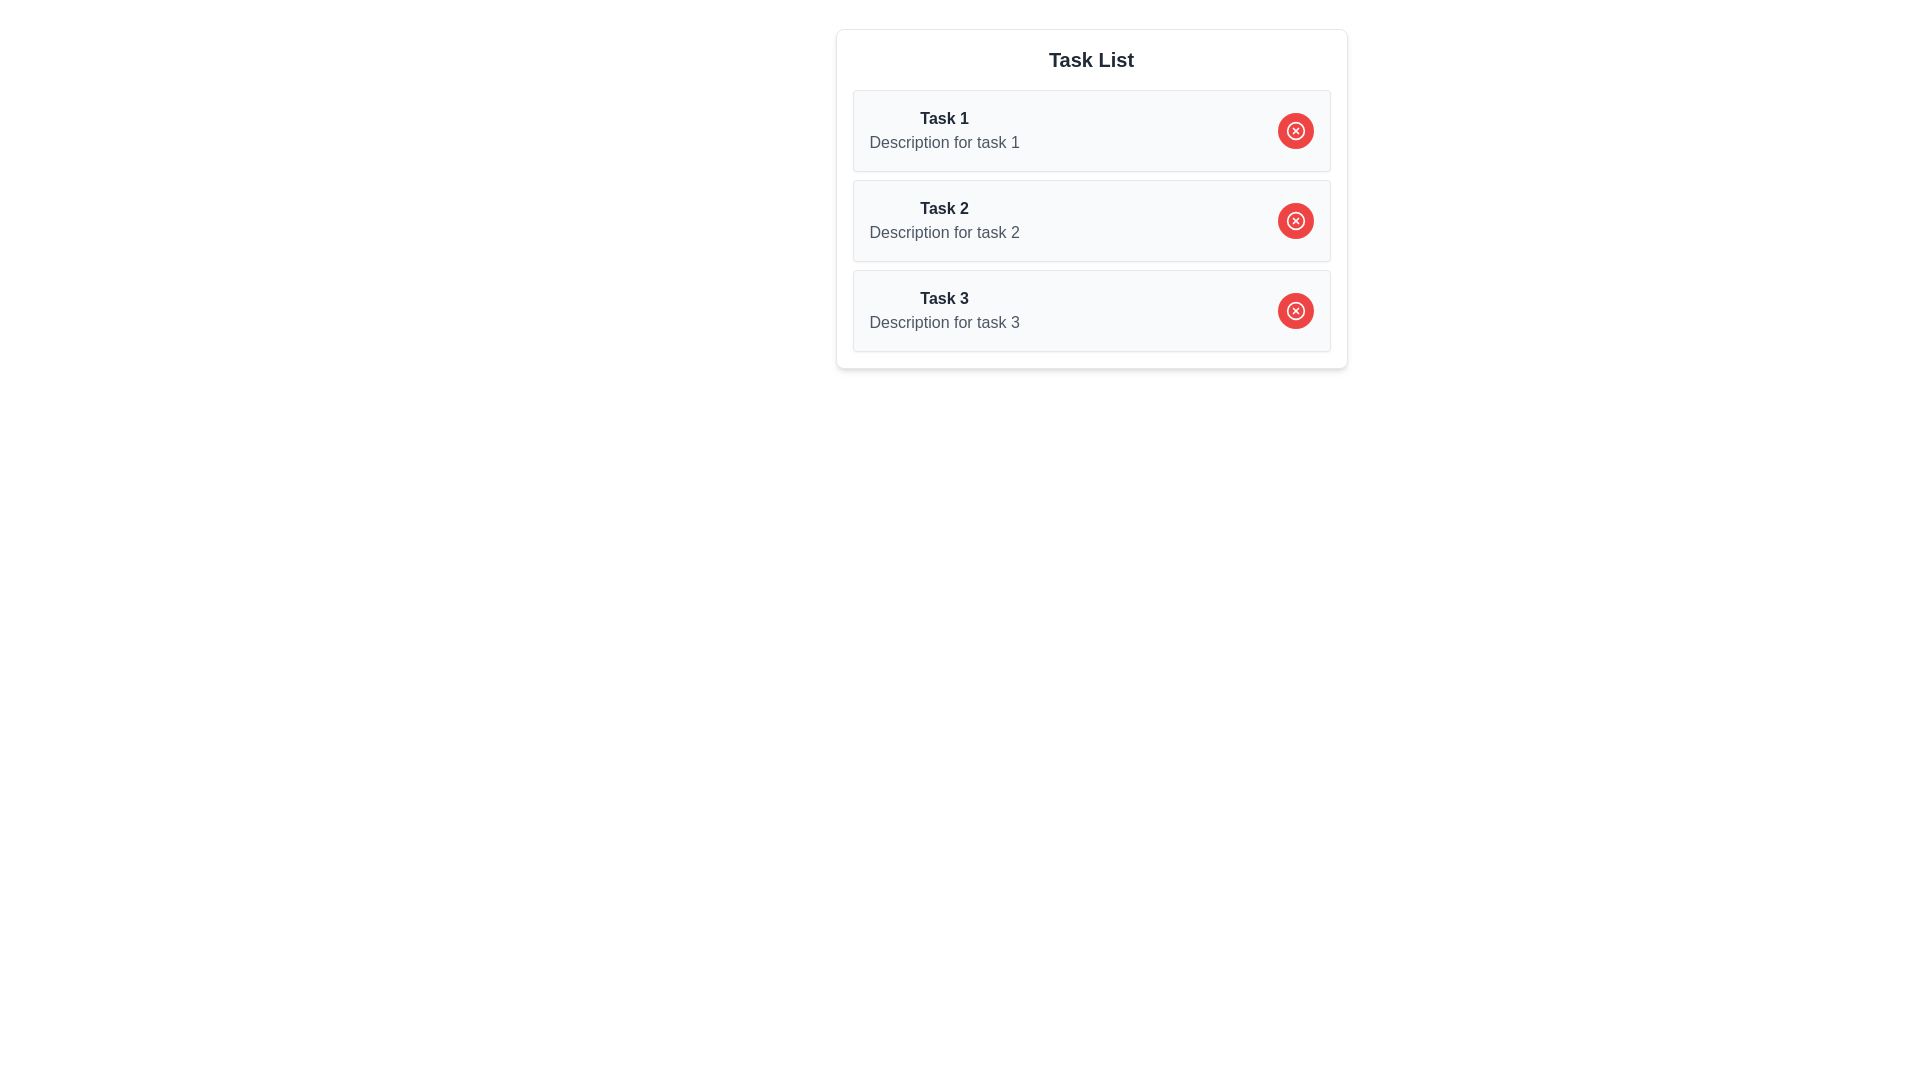 The width and height of the screenshot is (1920, 1080). What do you see at coordinates (1295, 220) in the screenshot?
I see `the circular red button with a white border and a cross icon, located on the right side of the block labeled 'Task 2' within the second row in the task list, adjacent to the description 'Description for task 2'` at bounding box center [1295, 220].